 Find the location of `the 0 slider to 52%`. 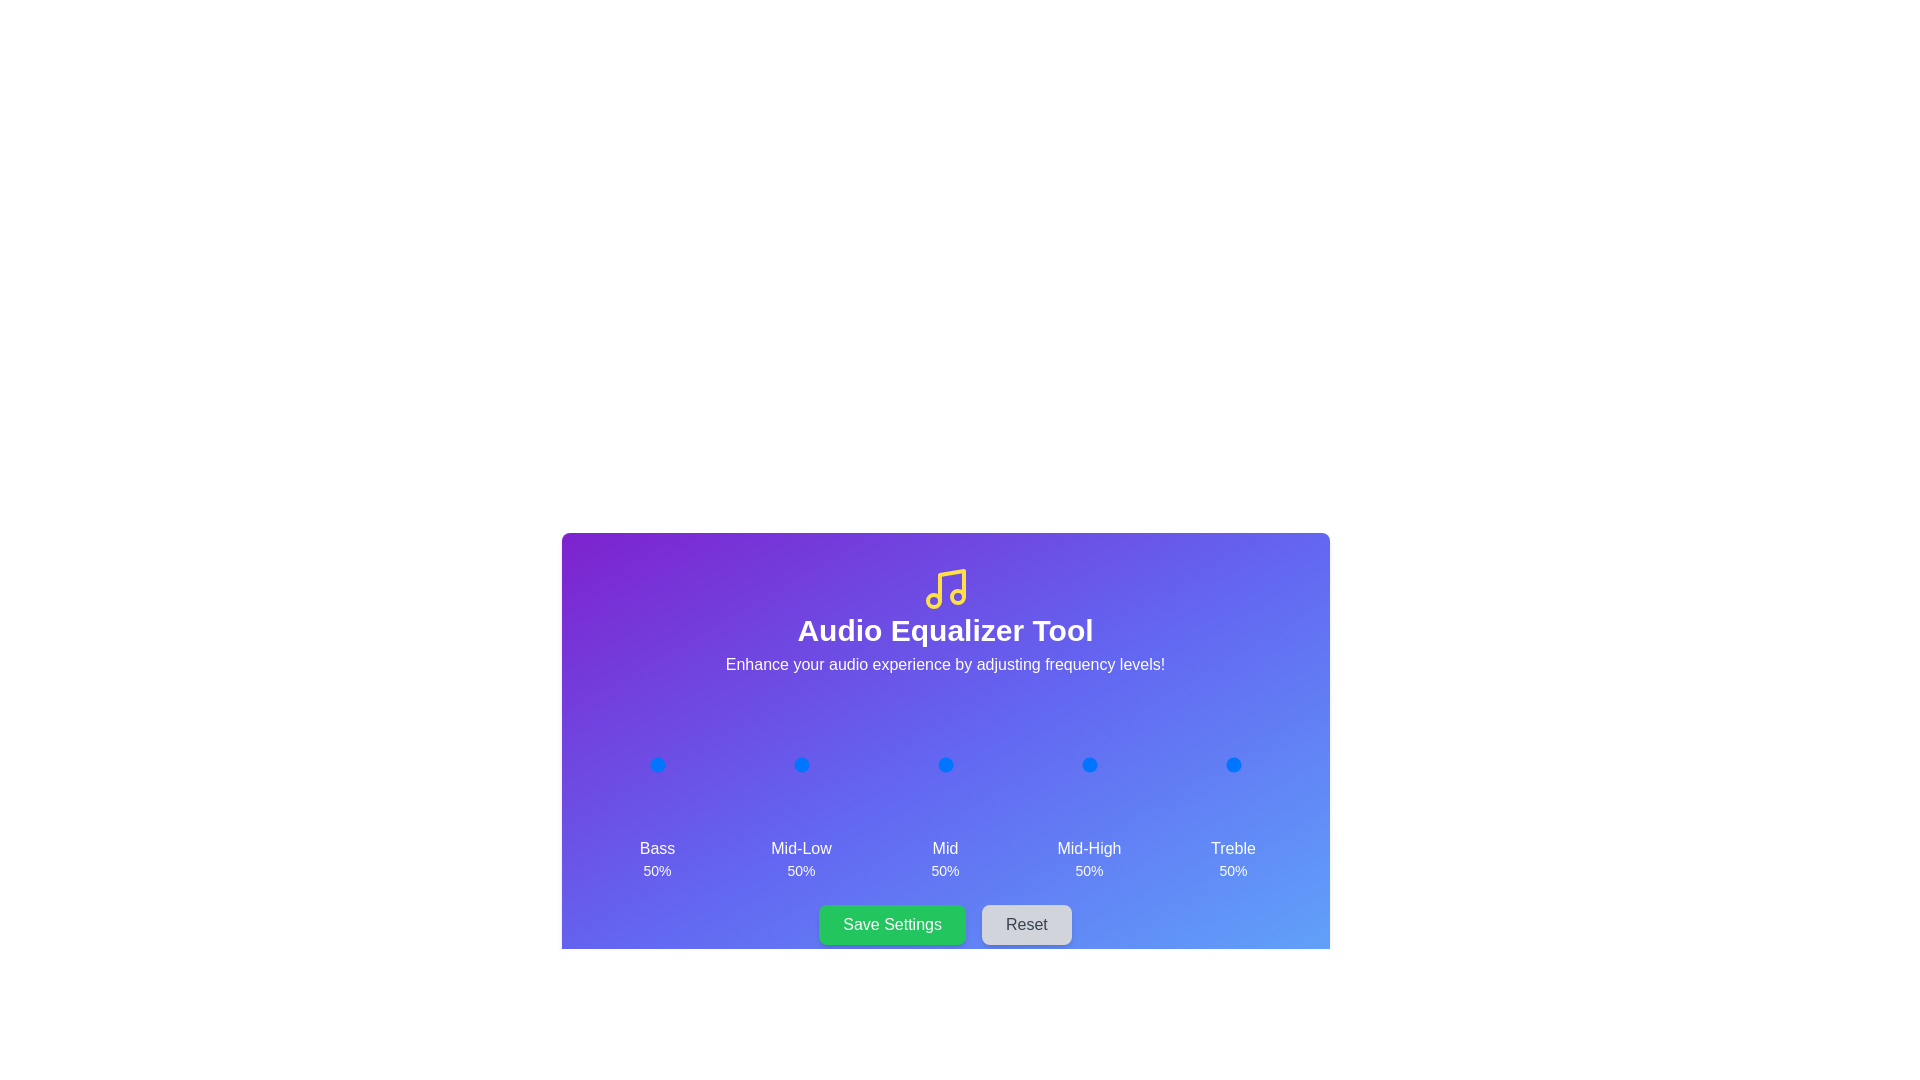

the 0 slider to 52% is located at coordinates (658, 764).